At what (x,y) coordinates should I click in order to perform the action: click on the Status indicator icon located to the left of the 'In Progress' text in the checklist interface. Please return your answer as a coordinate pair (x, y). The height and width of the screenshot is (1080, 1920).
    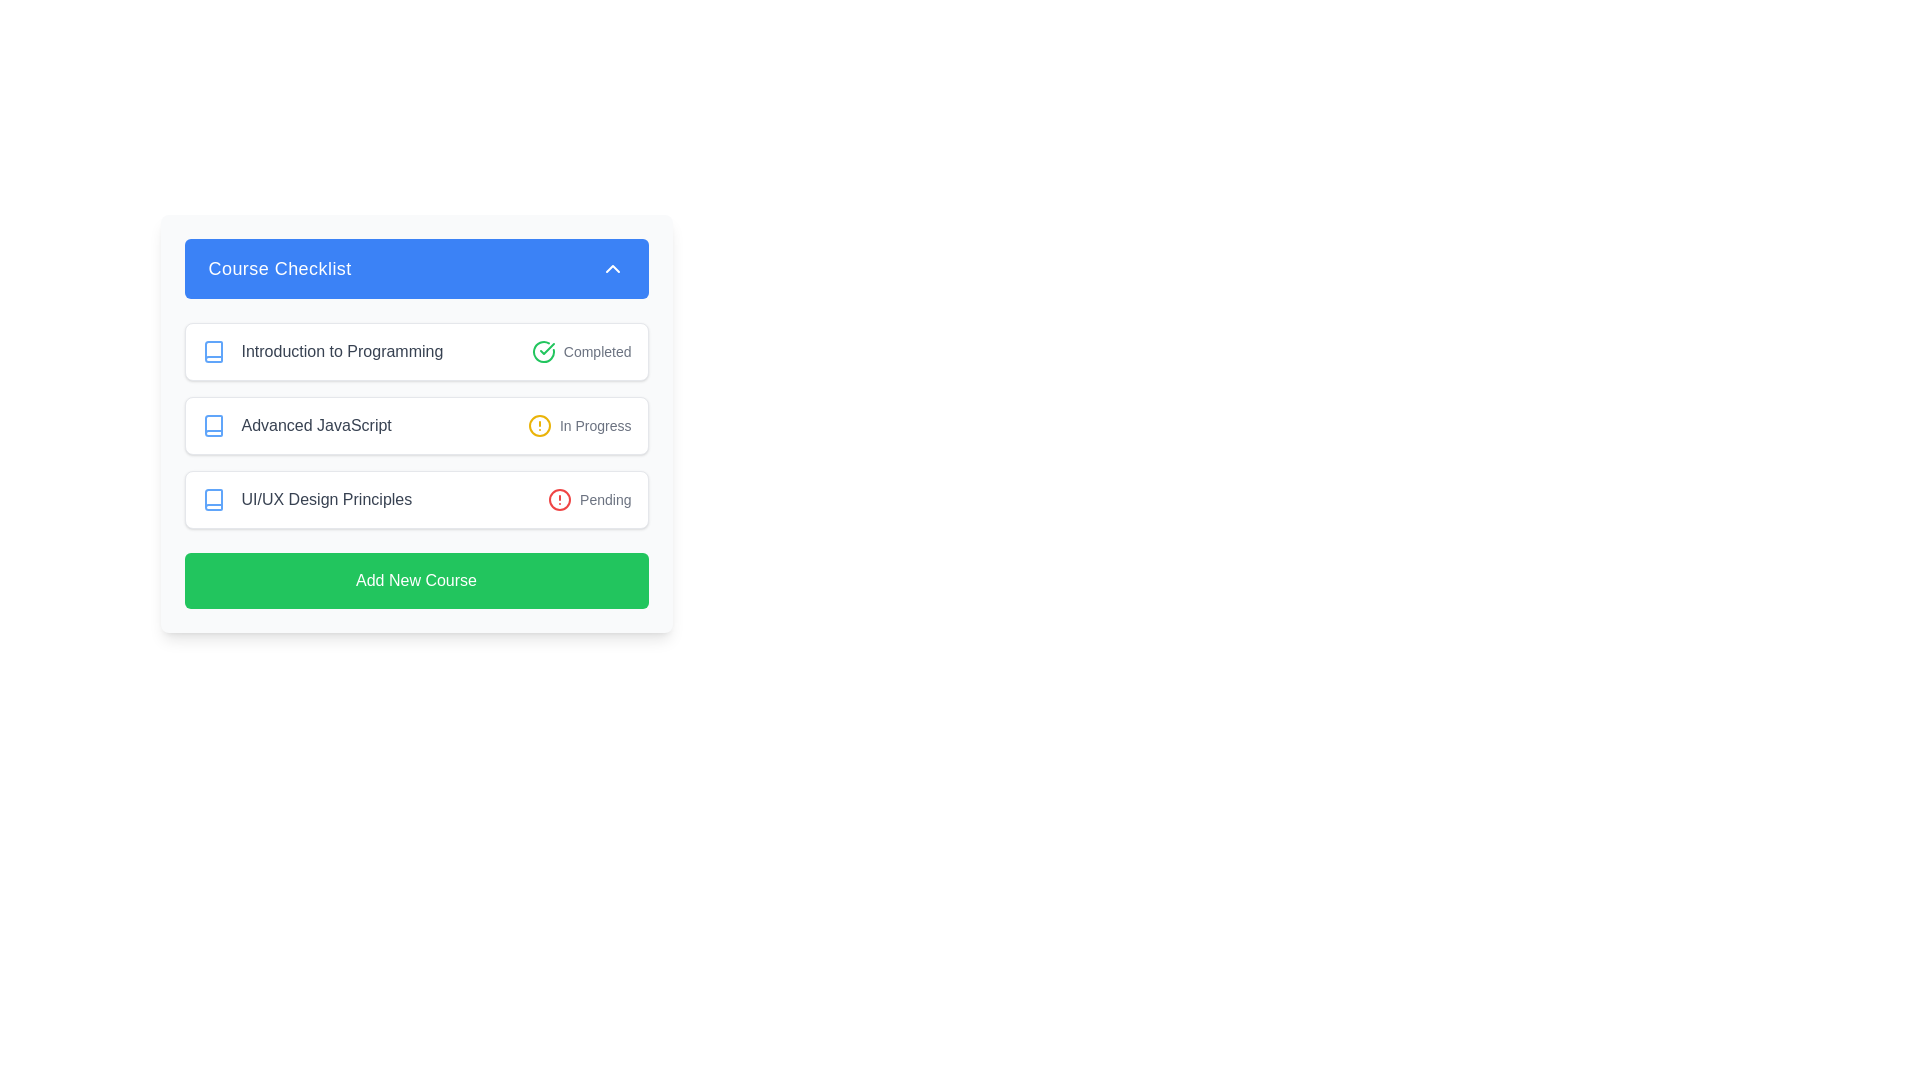
    Looking at the image, I should click on (539, 424).